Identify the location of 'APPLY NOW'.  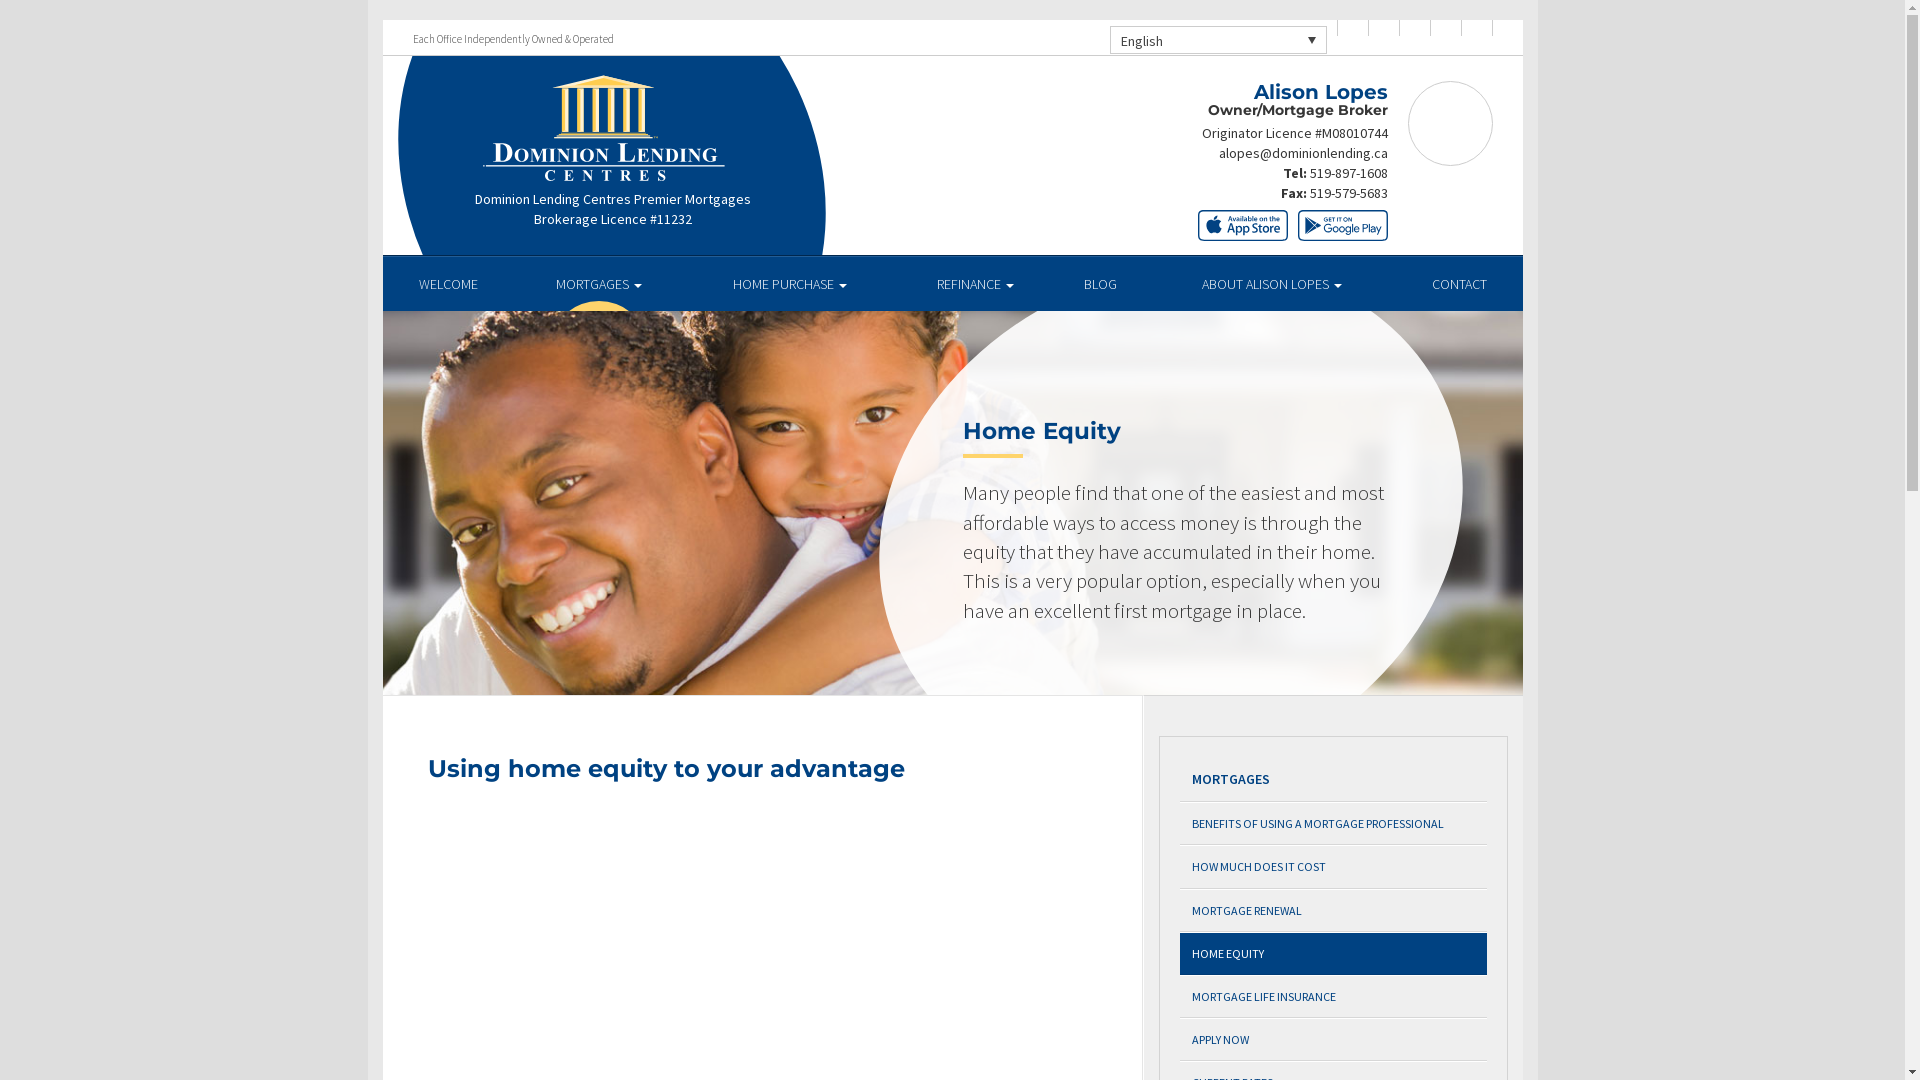
(1333, 1038).